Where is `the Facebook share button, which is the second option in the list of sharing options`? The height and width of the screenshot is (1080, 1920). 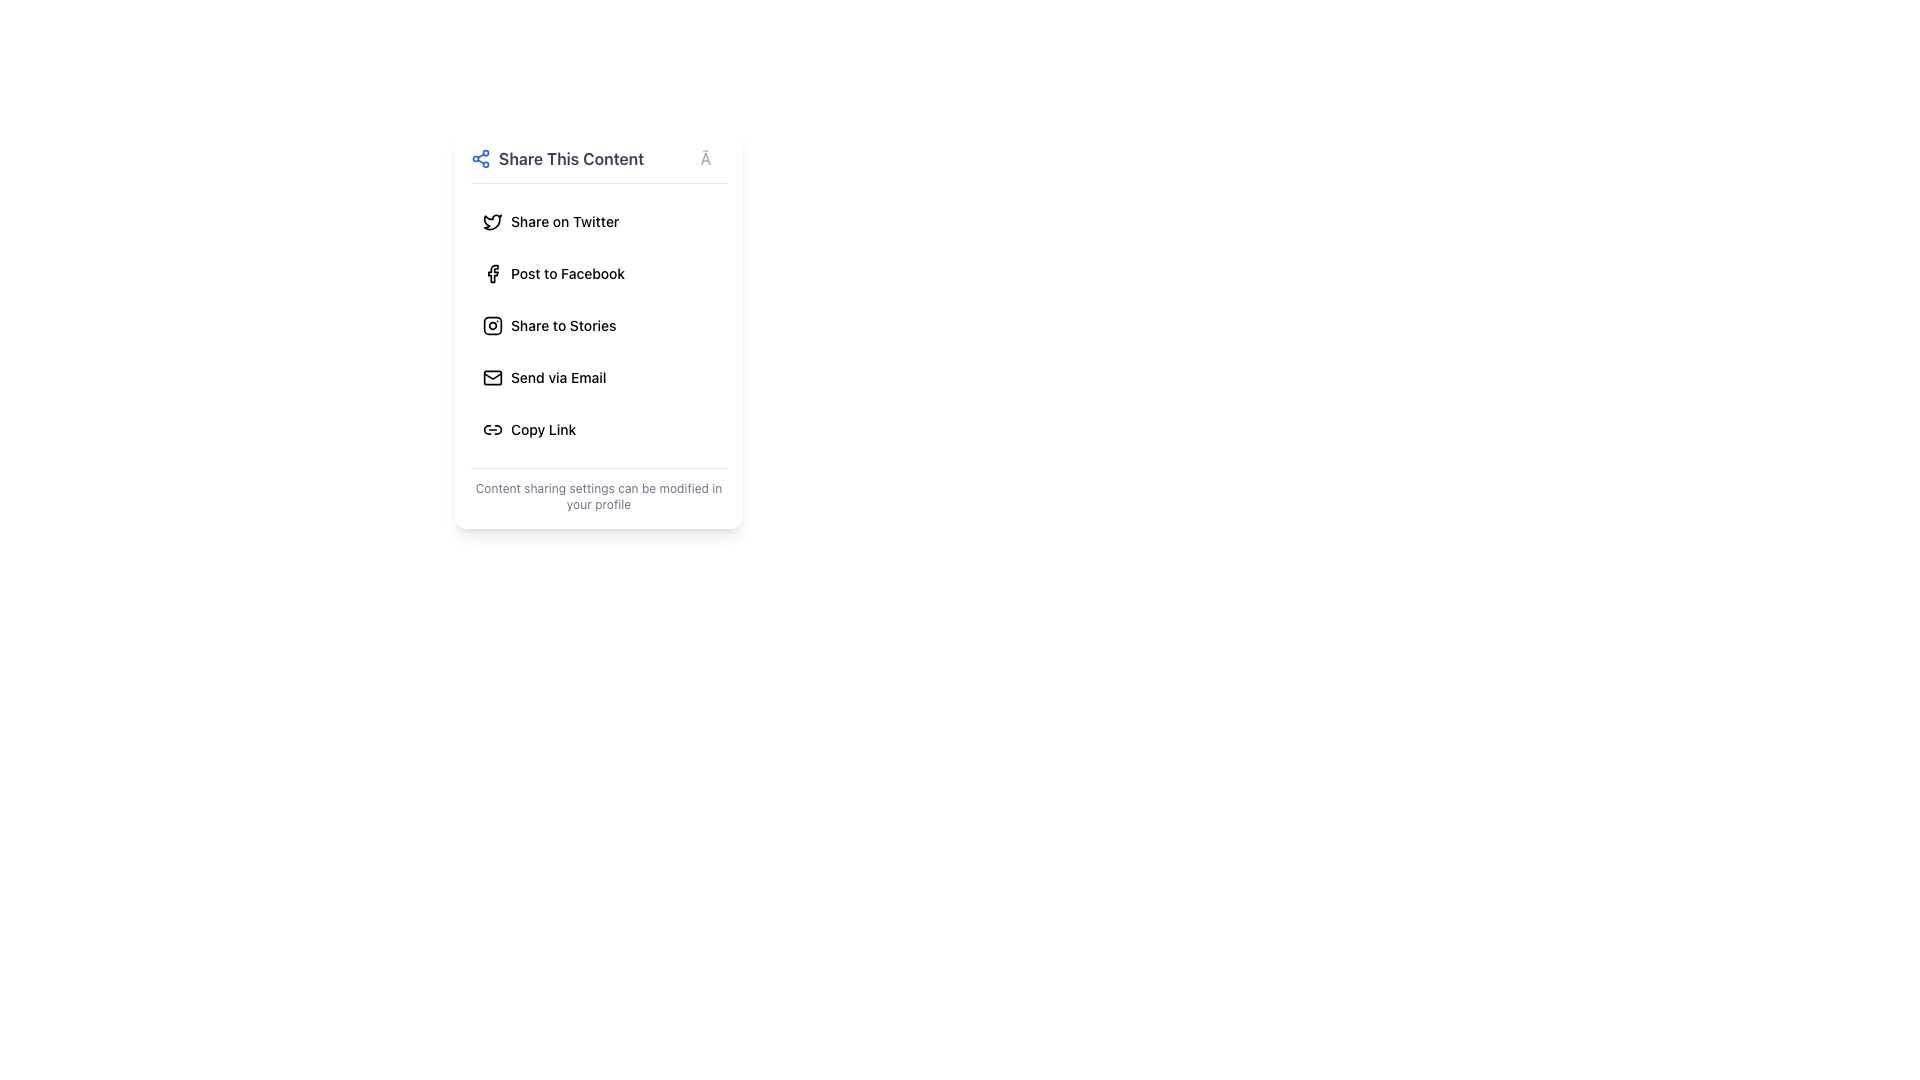 the Facebook share button, which is the second option in the list of sharing options is located at coordinates (598, 273).